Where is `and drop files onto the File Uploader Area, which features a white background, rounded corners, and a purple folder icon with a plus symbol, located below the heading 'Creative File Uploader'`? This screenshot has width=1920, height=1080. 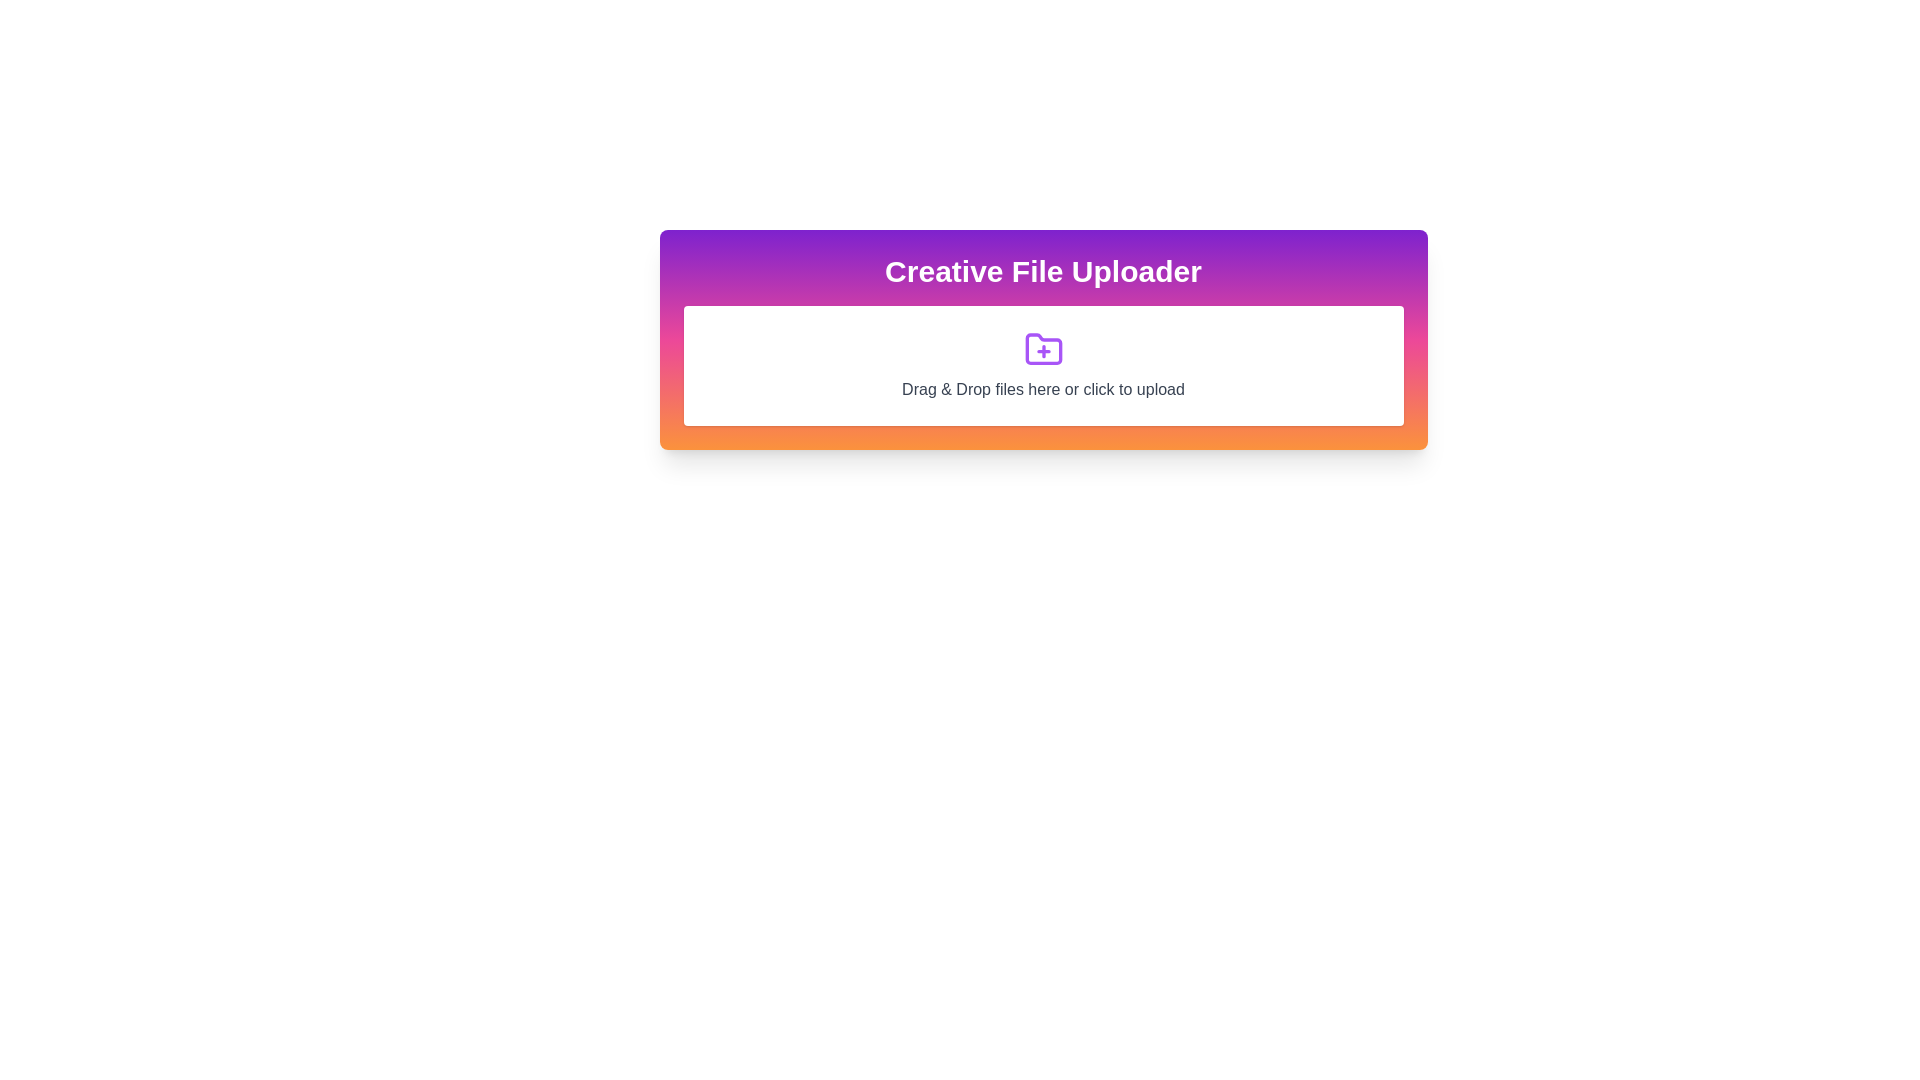 and drop files onto the File Uploader Area, which features a white background, rounded corners, and a purple folder icon with a plus symbol, located below the heading 'Creative File Uploader' is located at coordinates (1042, 366).